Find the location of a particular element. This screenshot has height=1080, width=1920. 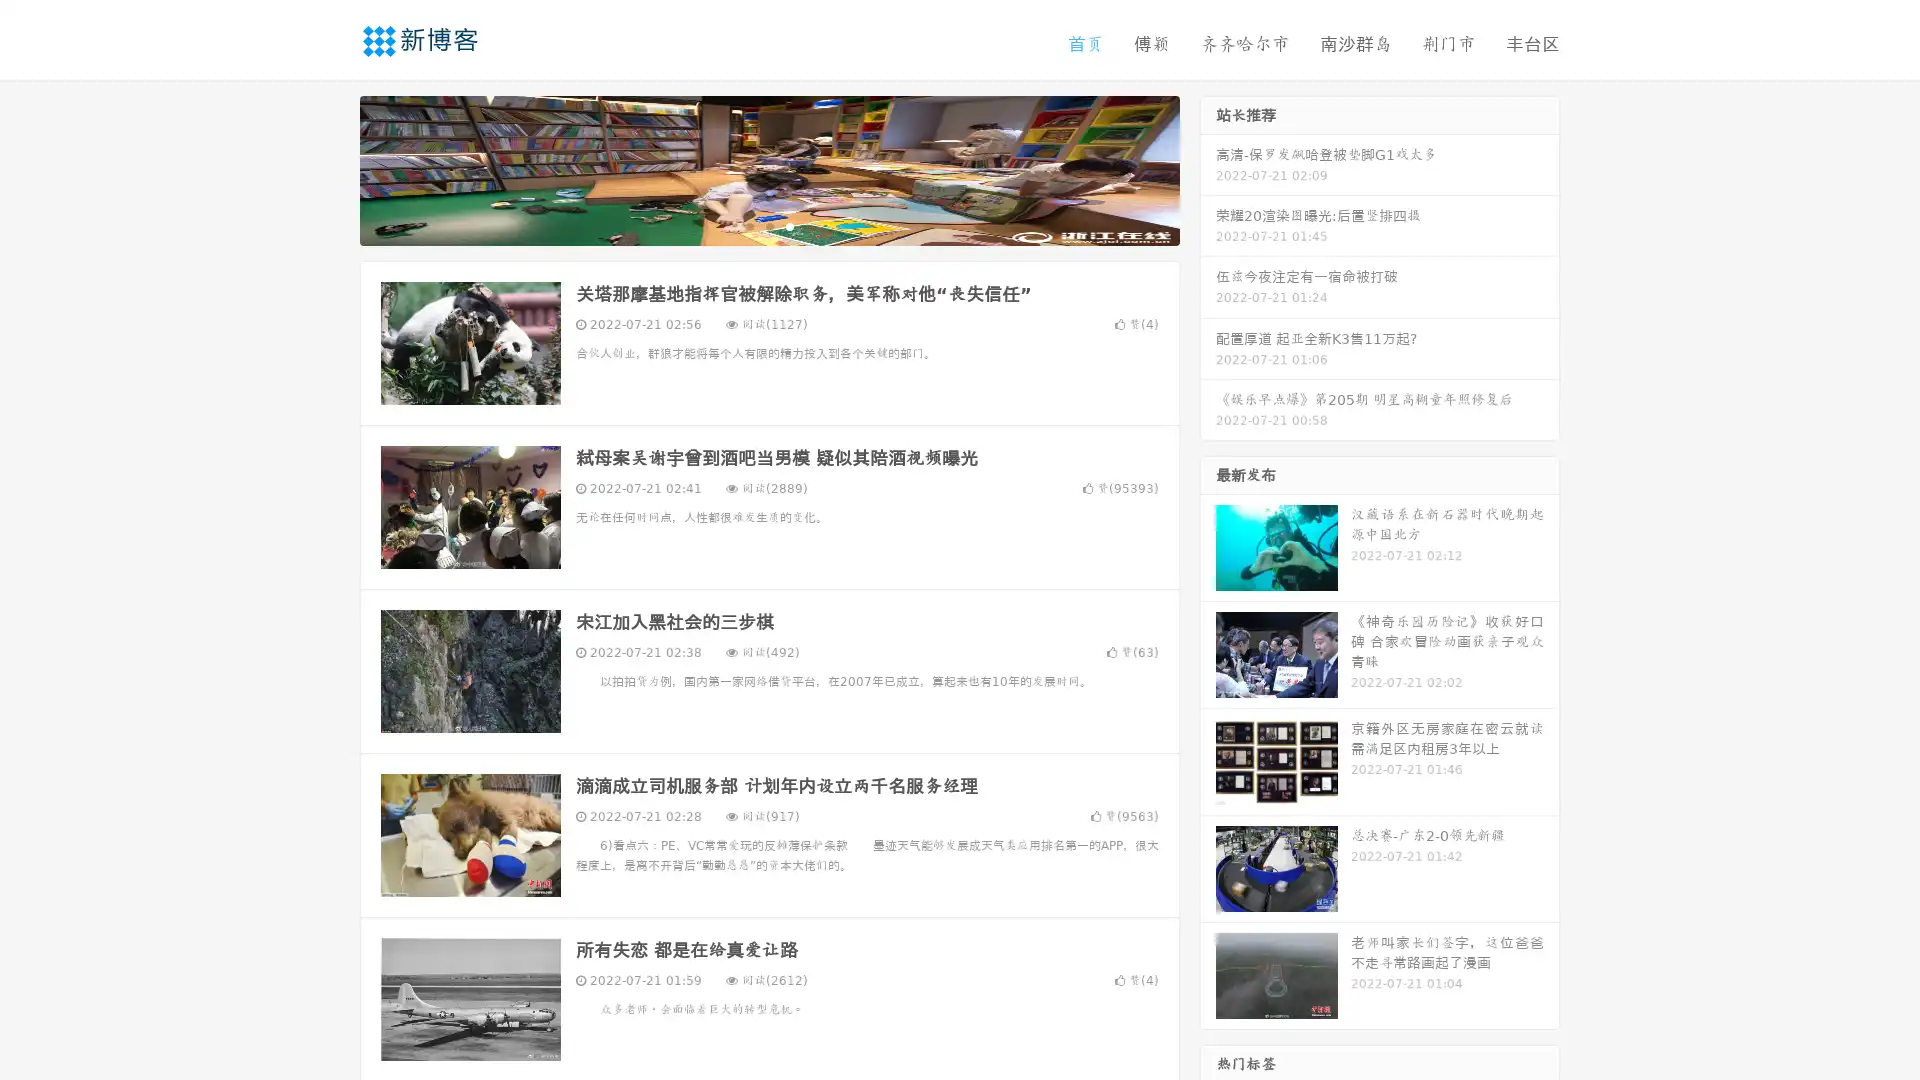

Previous slide is located at coordinates (330, 168).